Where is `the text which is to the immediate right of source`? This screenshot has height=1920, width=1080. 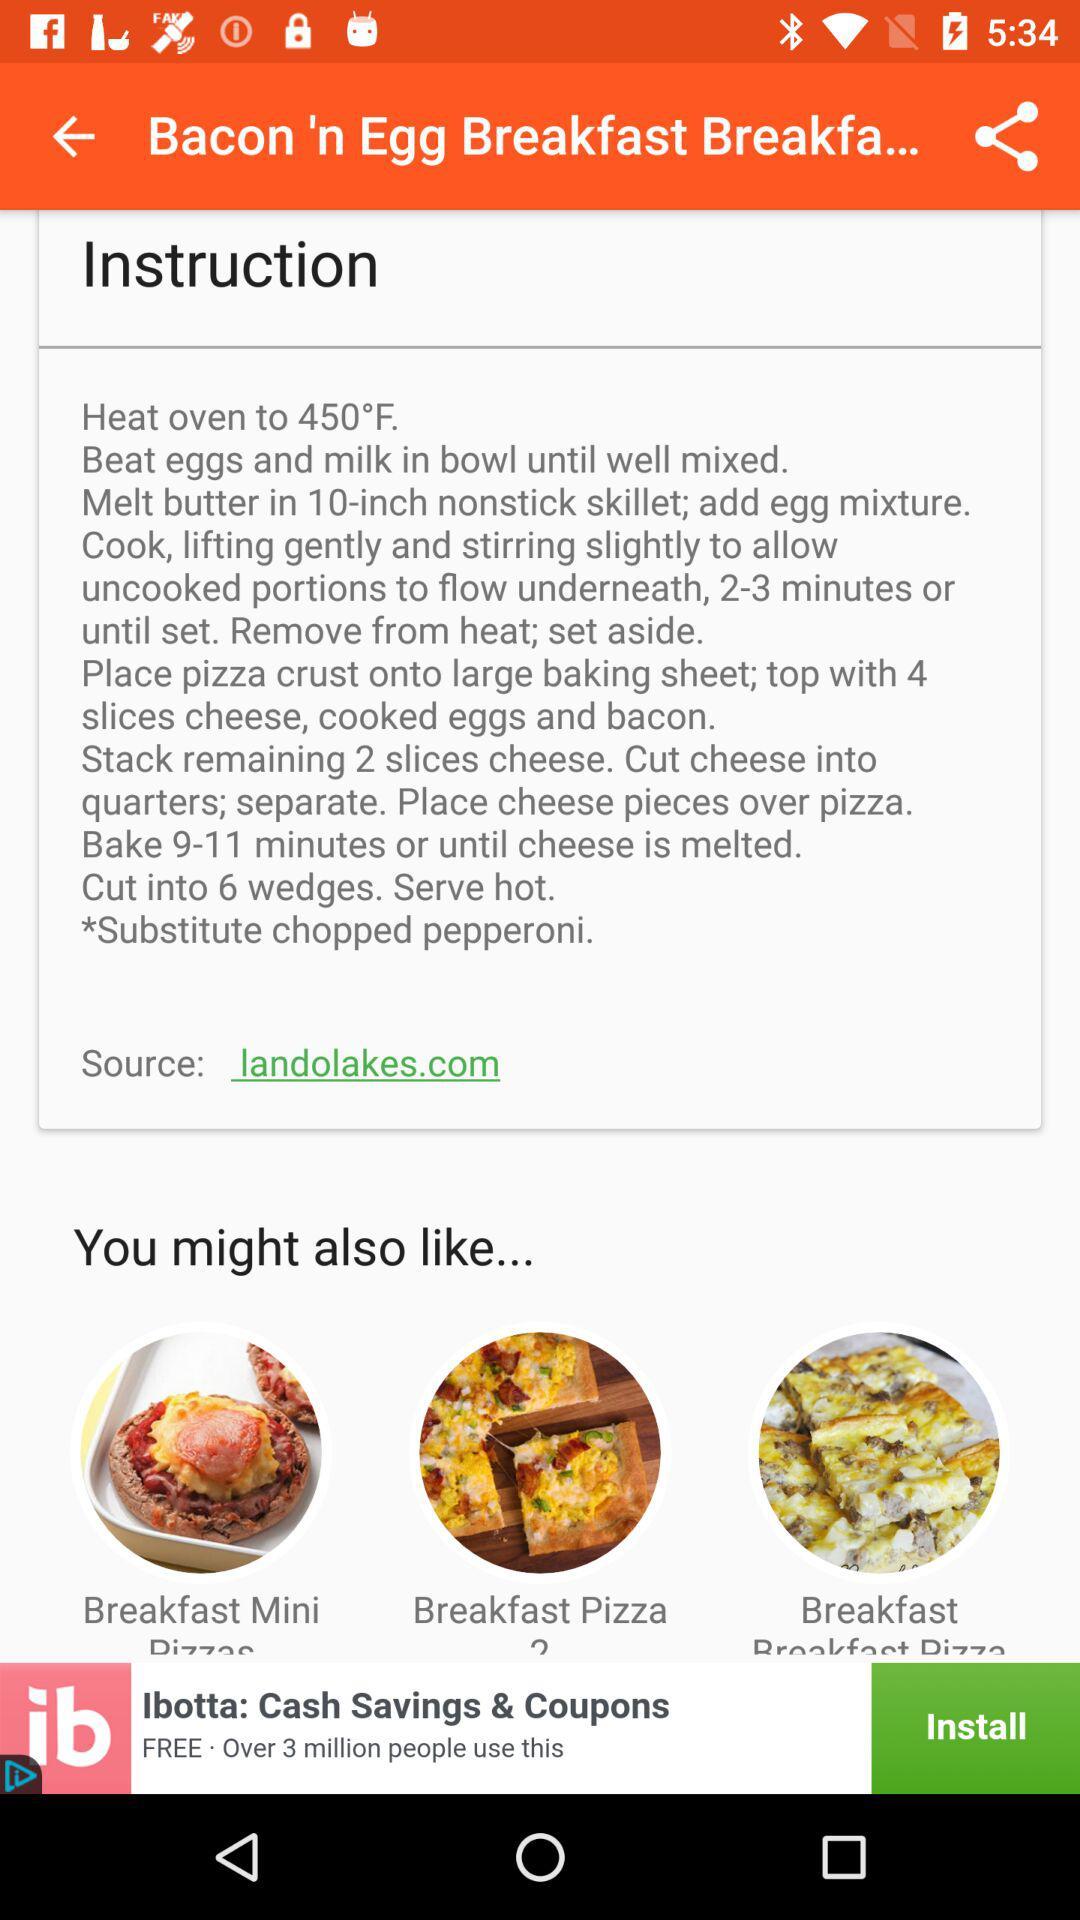 the text which is to the immediate right of source is located at coordinates (365, 1060).